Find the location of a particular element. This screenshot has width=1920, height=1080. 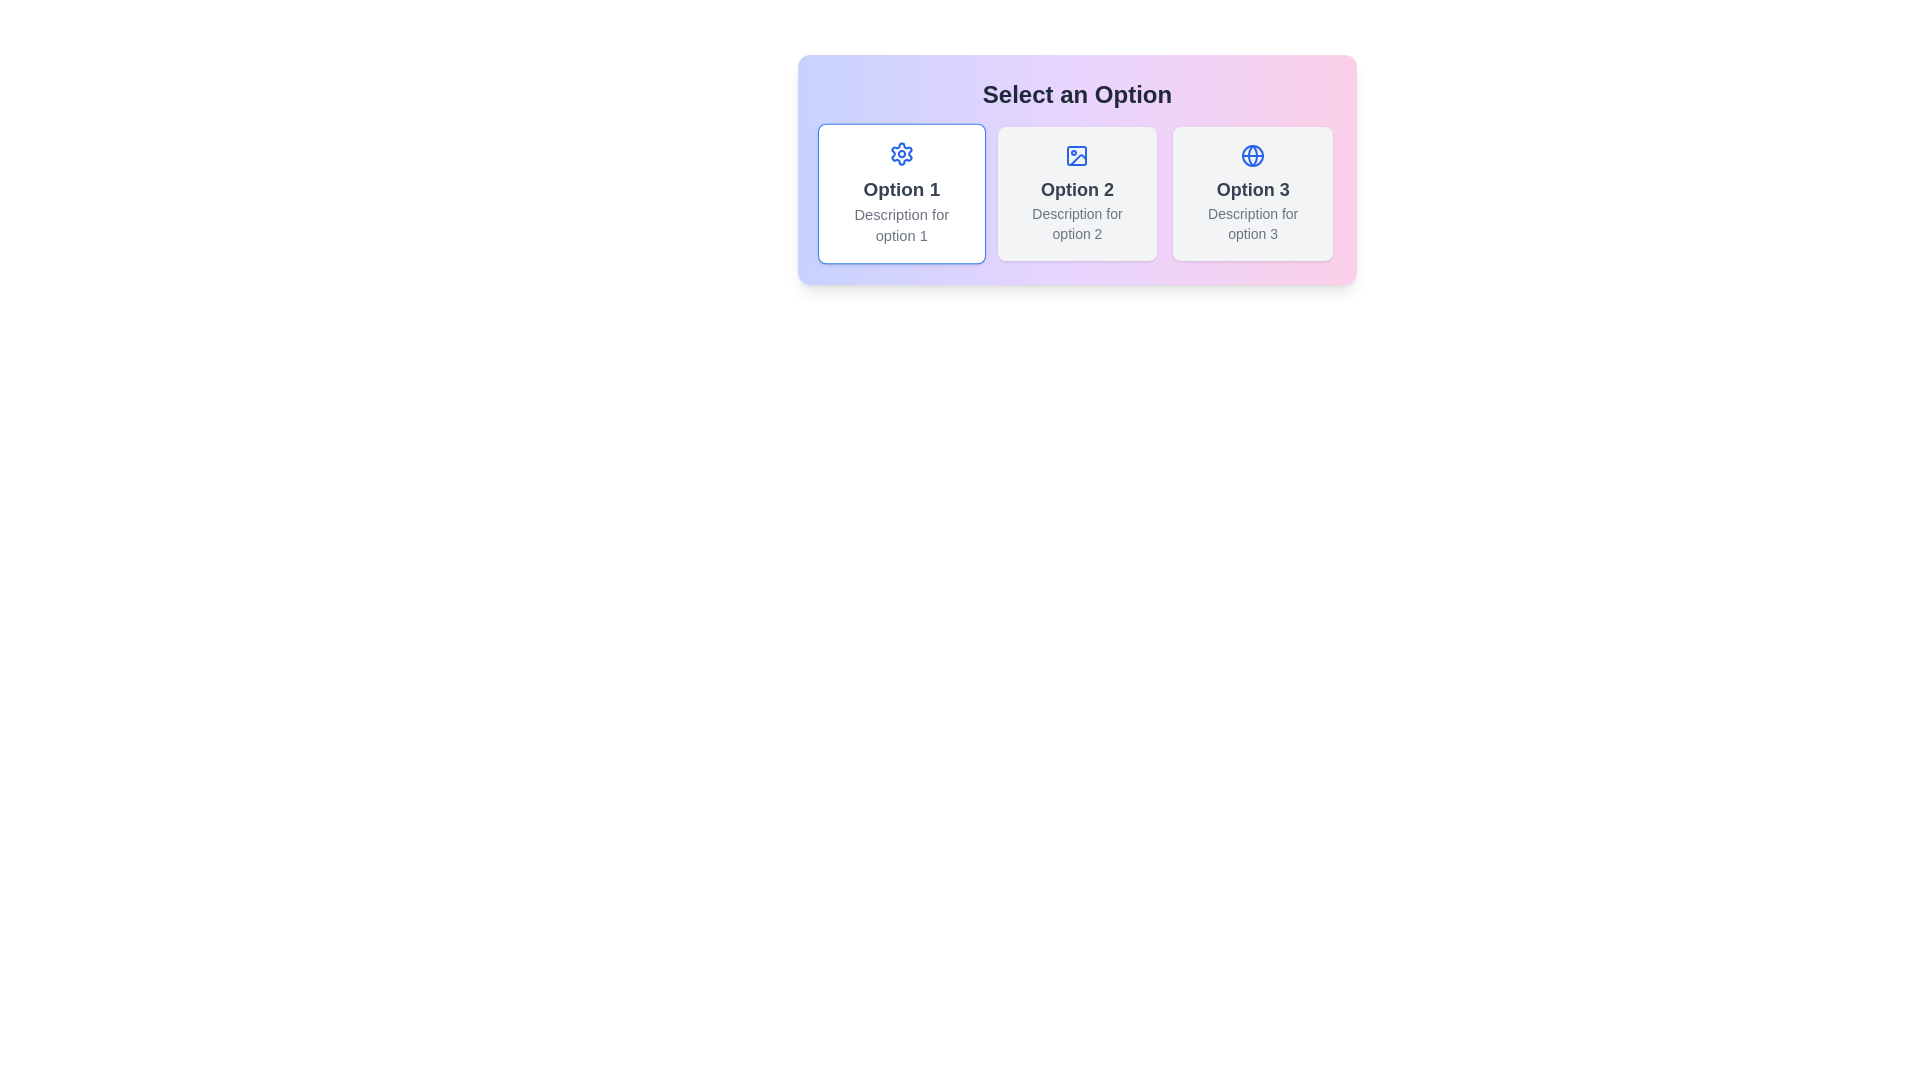

the gear icon with a blue outline is located at coordinates (900, 153).